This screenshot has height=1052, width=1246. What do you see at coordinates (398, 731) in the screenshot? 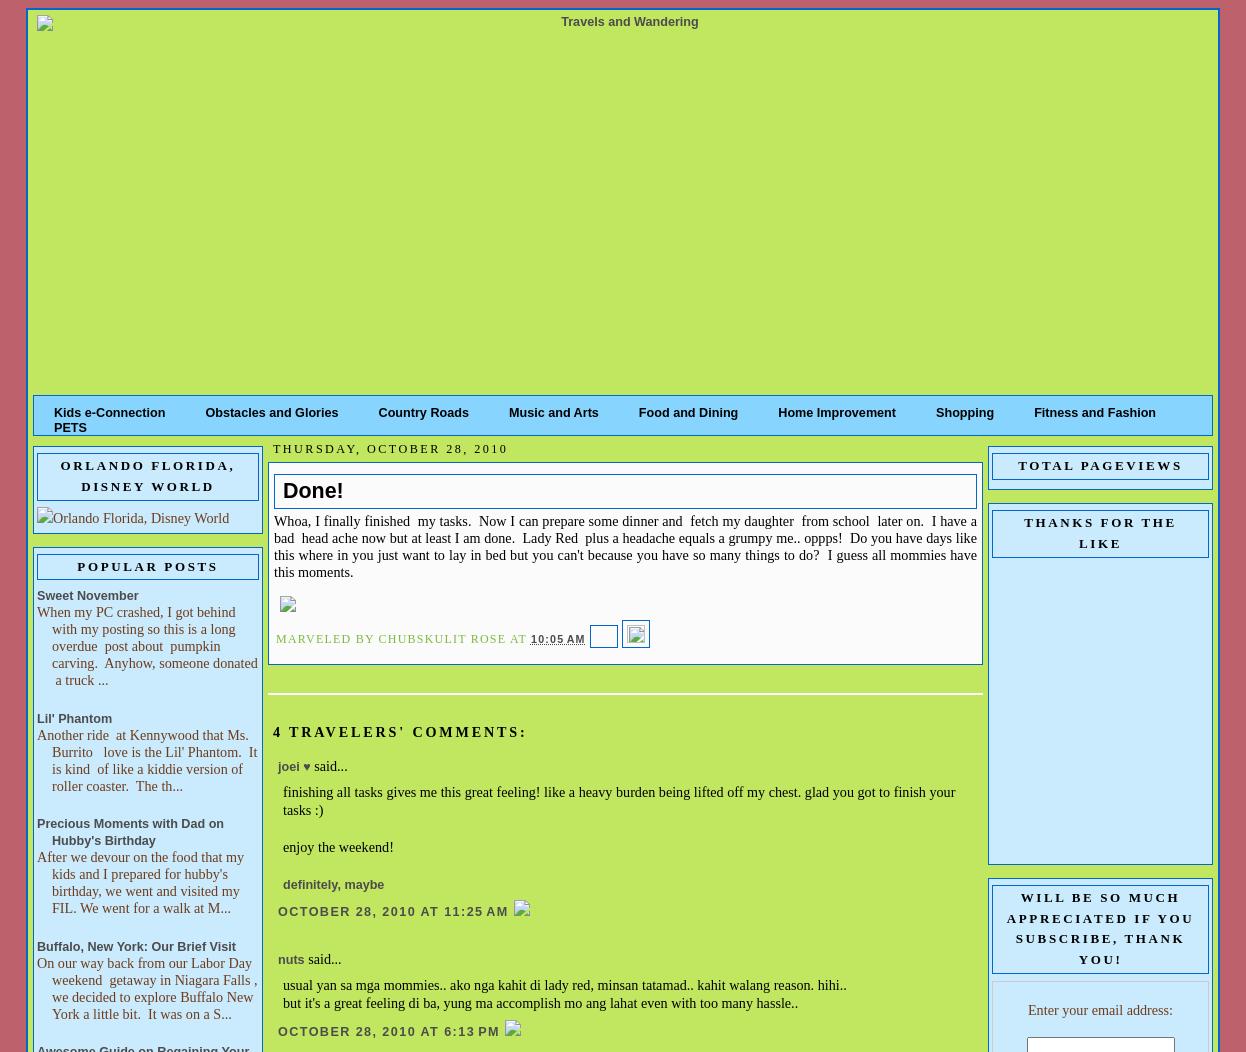
I see `'4
travelers' comments:'` at bounding box center [398, 731].